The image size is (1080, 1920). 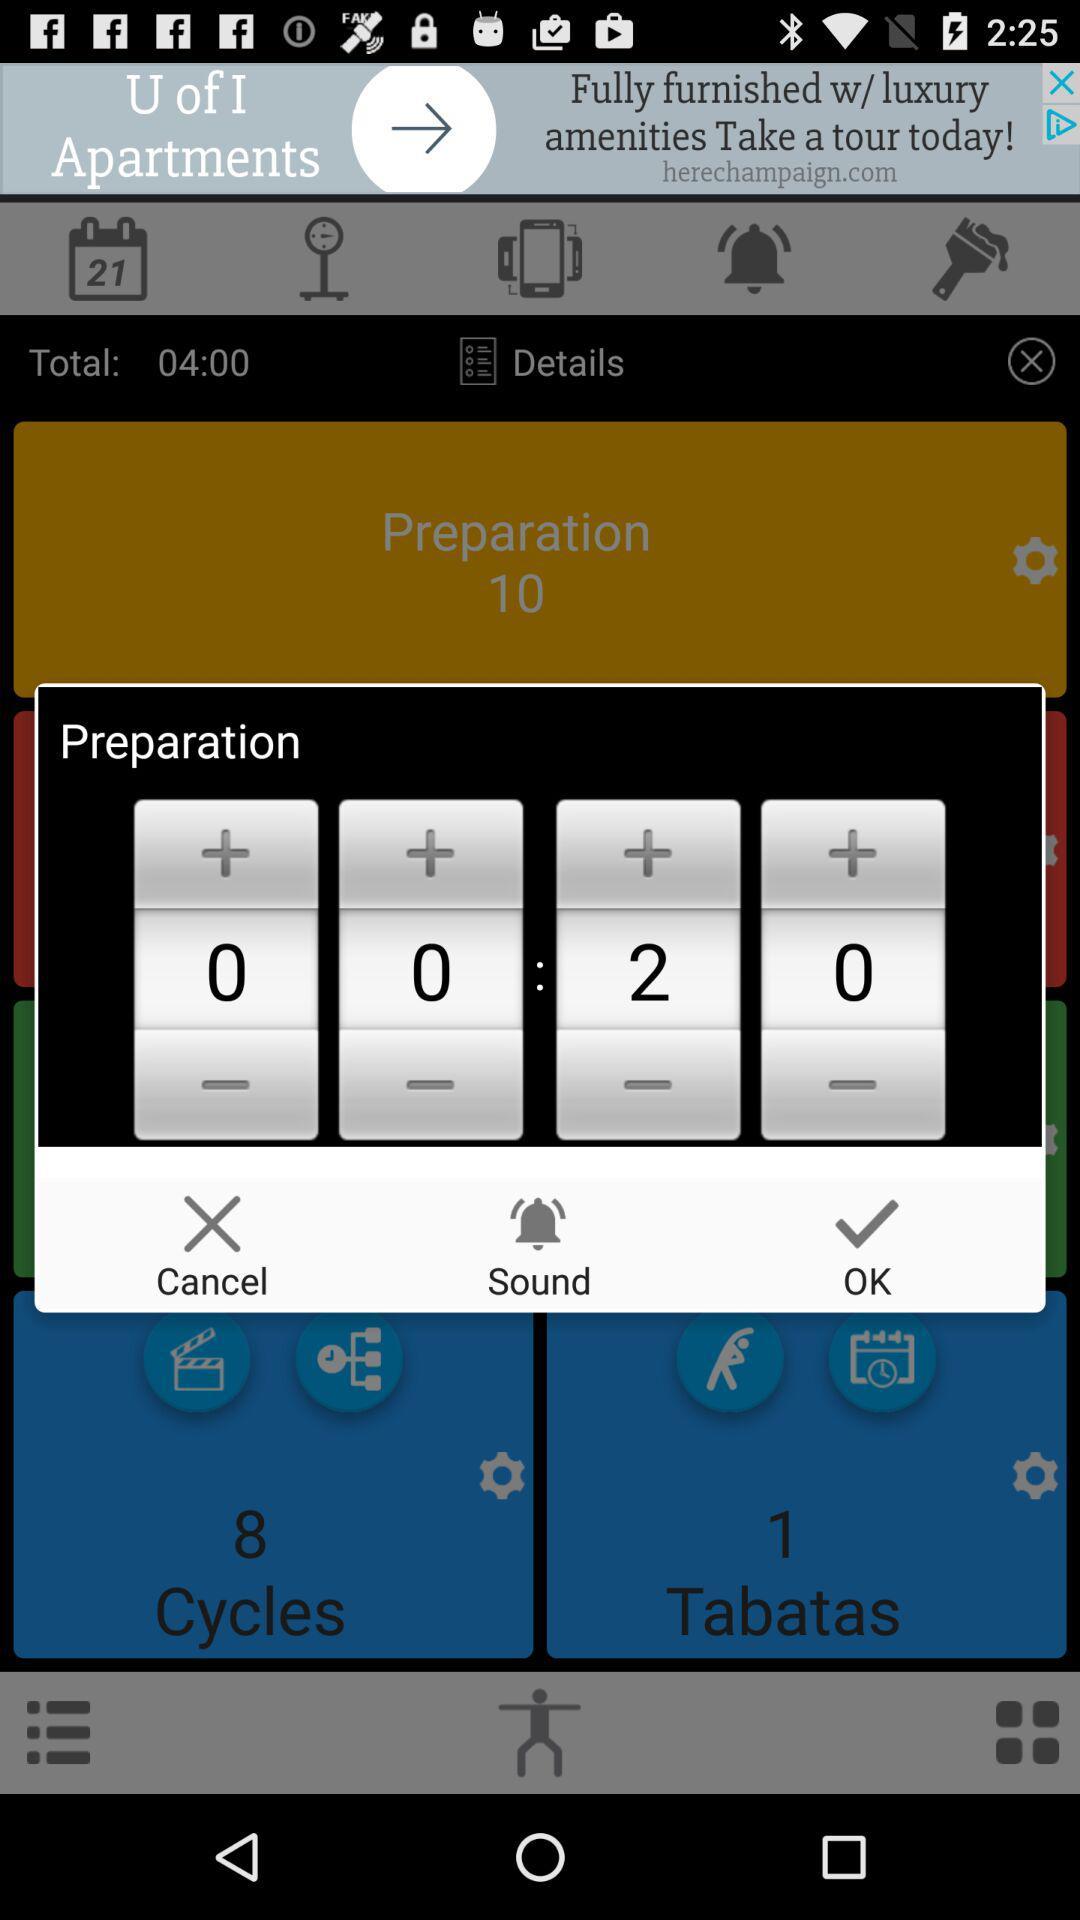 I want to click on the notifications icon, so click(x=756, y=275).